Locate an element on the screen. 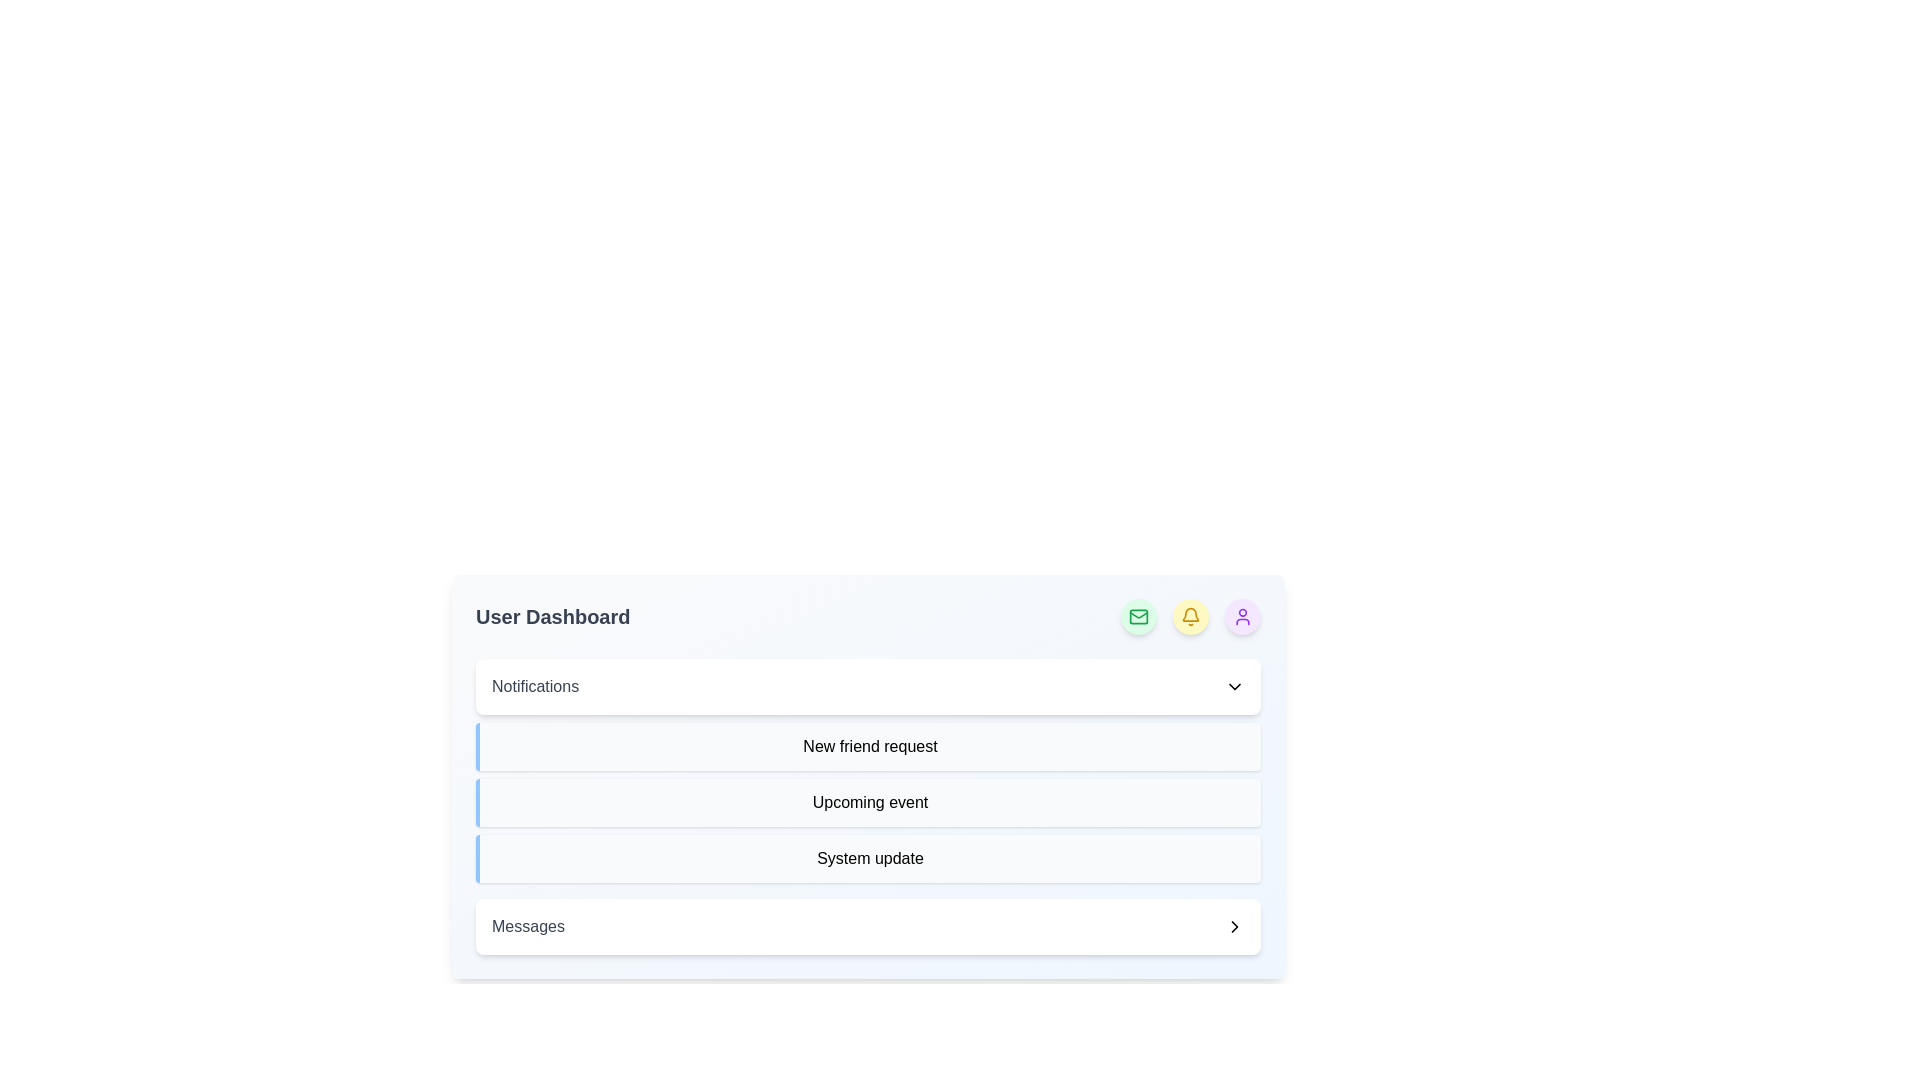 The image size is (1920, 1080). the right-pointing chevron icon located on the far right side of the 'Messages' section is located at coordinates (1233, 926).